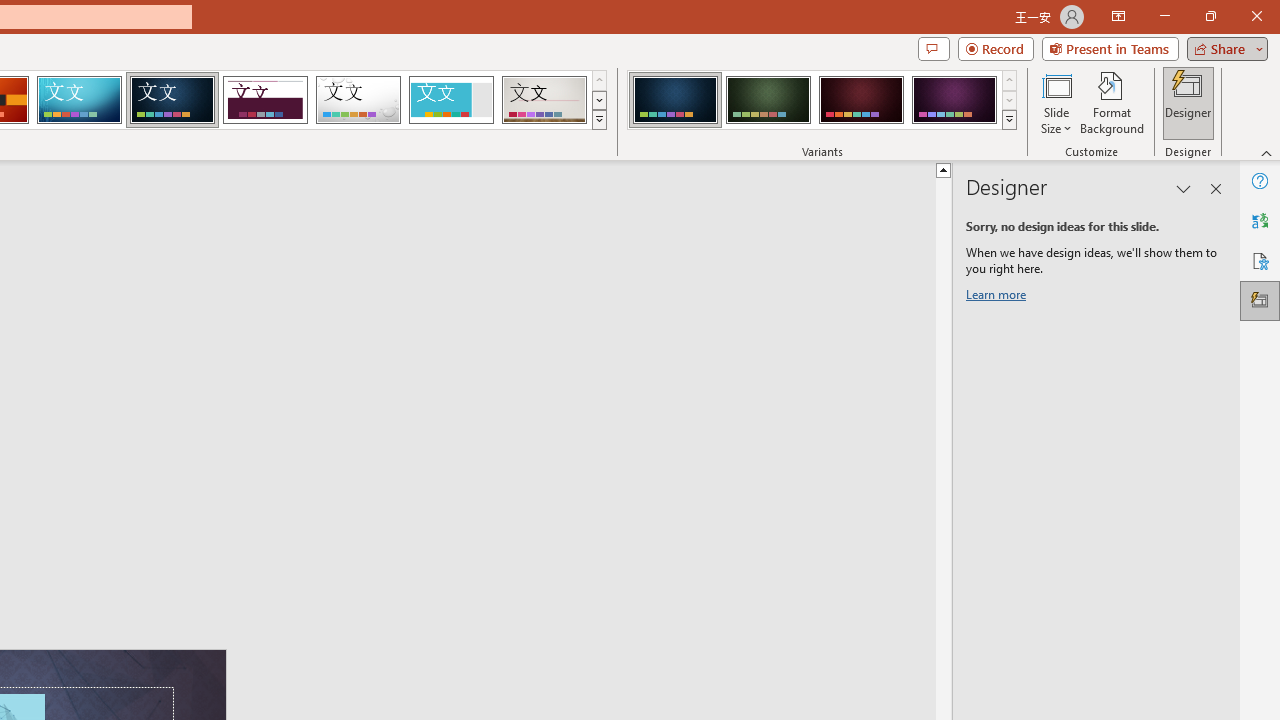 Image resolution: width=1280 pixels, height=720 pixels. What do you see at coordinates (79, 100) in the screenshot?
I see `'Circuit'` at bounding box center [79, 100].